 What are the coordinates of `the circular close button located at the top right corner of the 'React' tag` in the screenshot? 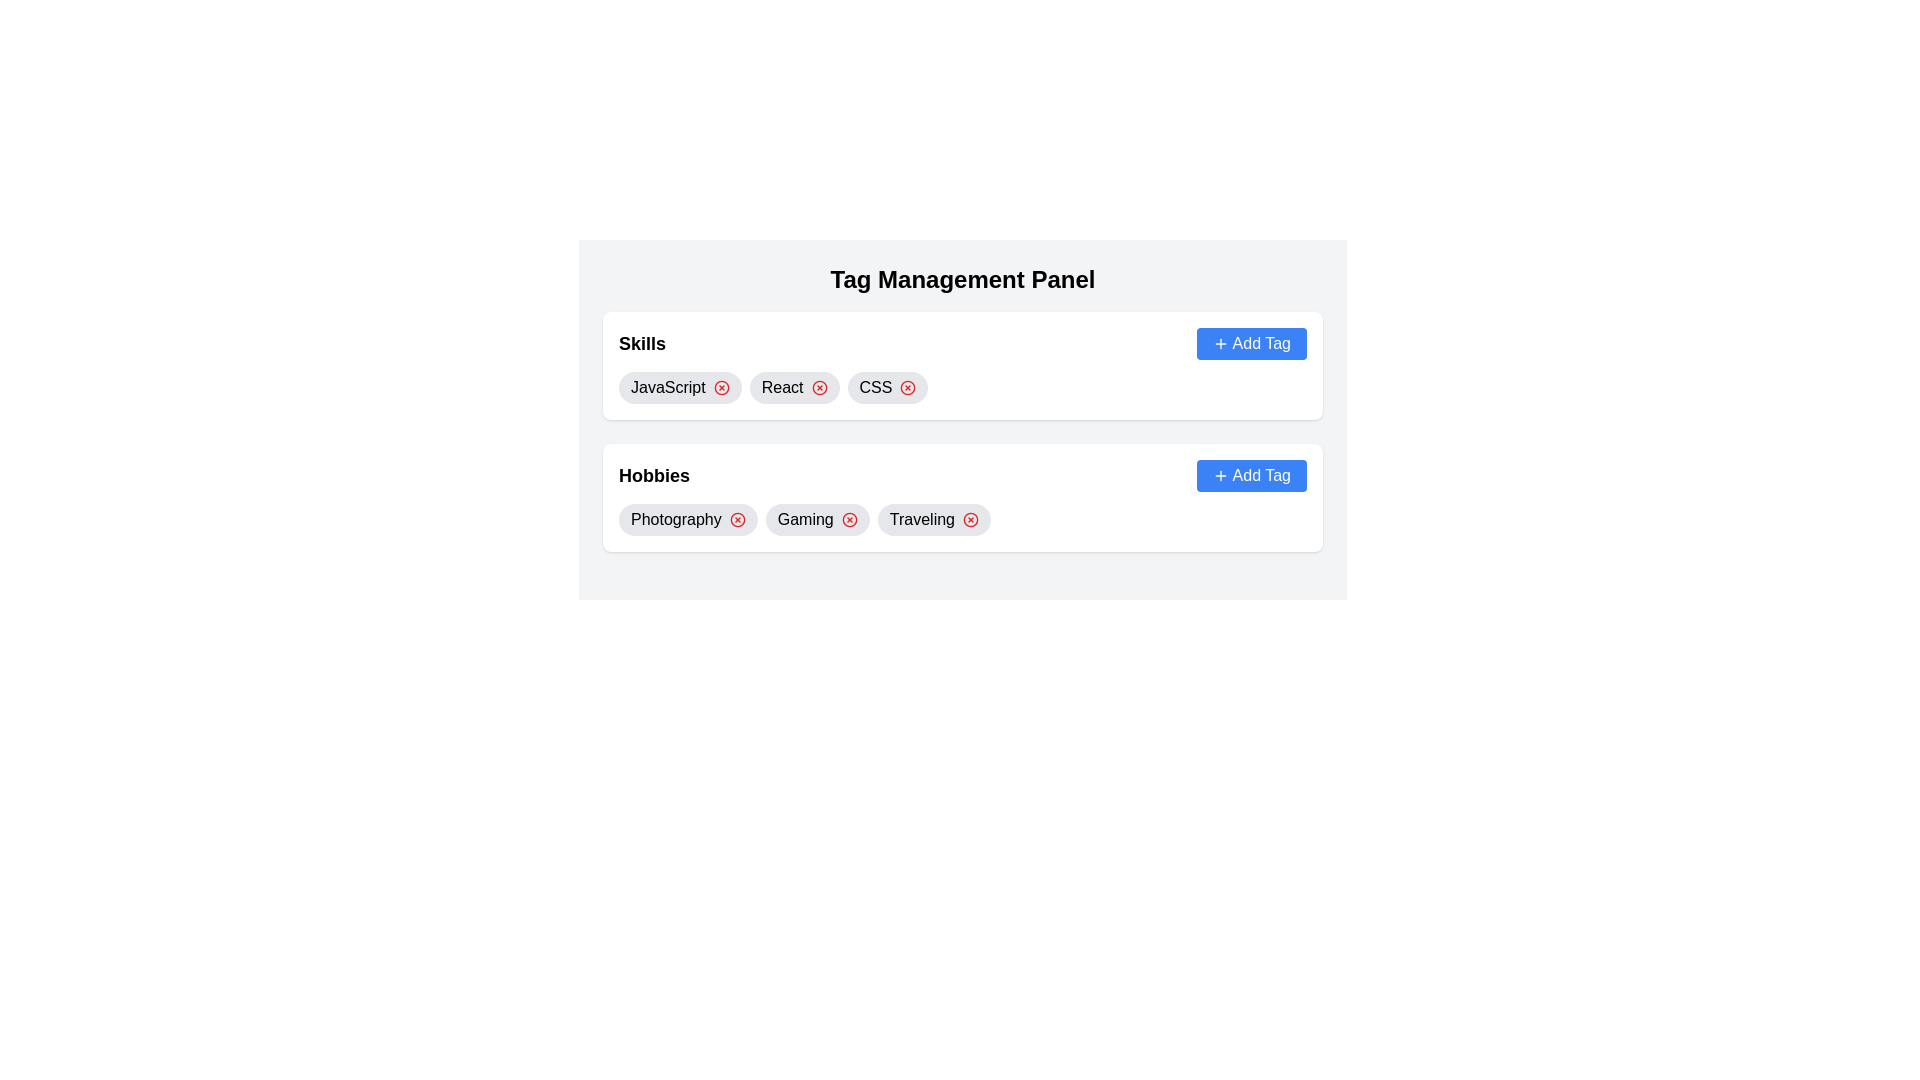 It's located at (819, 388).